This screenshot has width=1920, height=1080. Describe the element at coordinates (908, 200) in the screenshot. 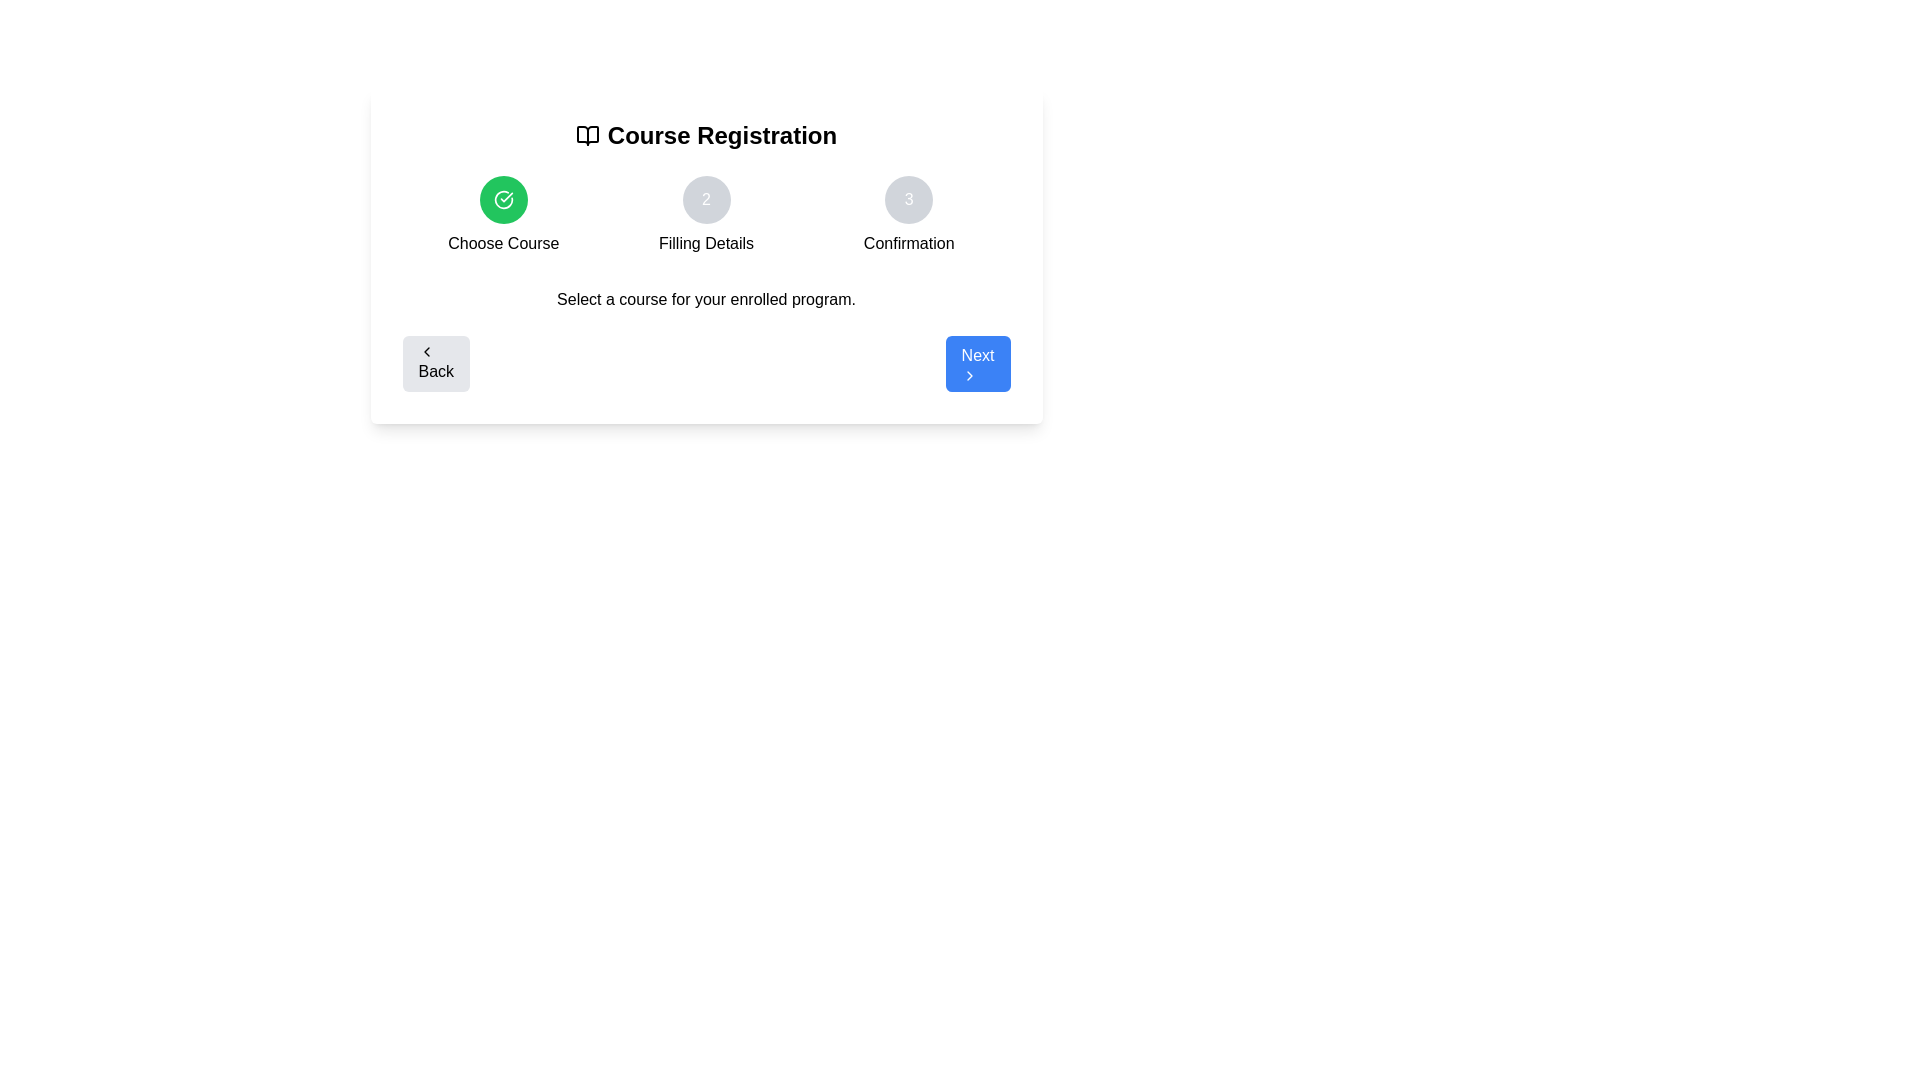

I see `the numeral '3' displayed in the center of a circular gray button, which indicates the 'Confirmation' step in the Course Registration process` at that location.